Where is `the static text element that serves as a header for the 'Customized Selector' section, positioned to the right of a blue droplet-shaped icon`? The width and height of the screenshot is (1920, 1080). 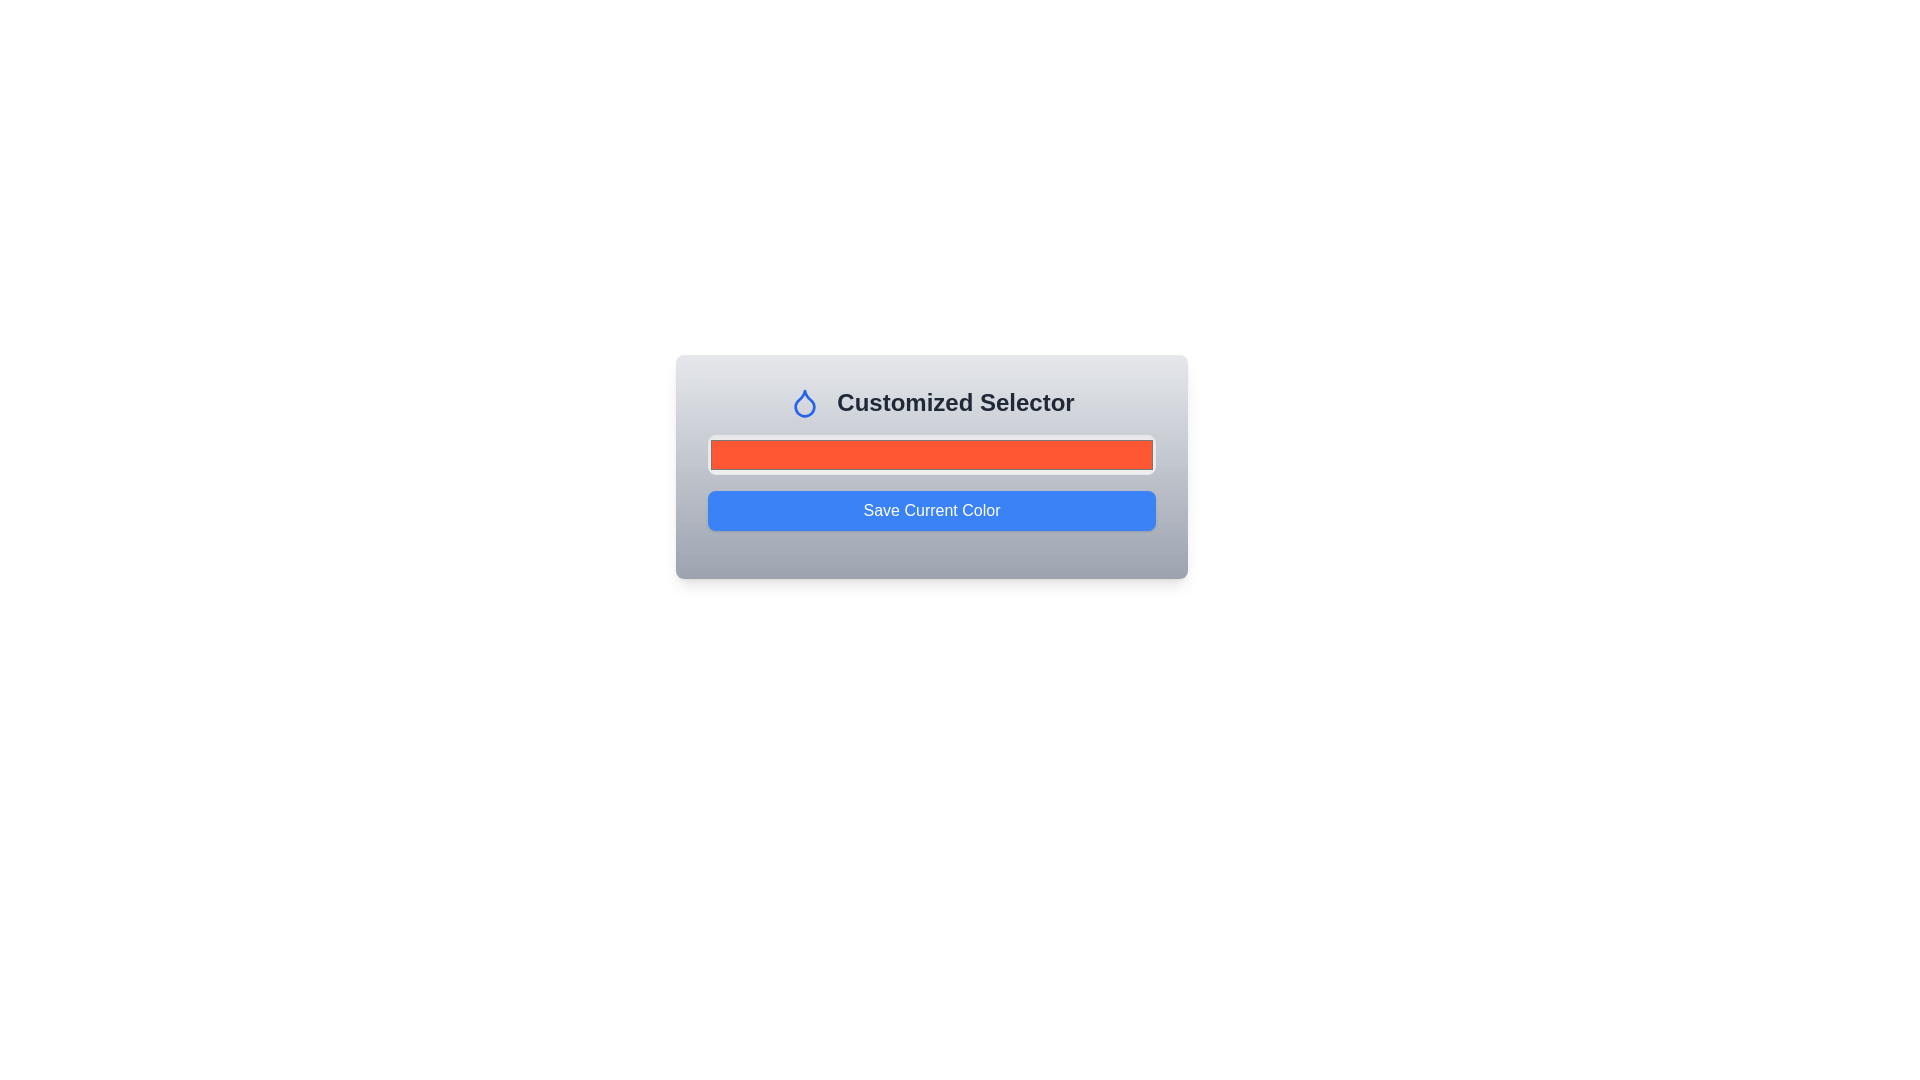 the static text element that serves as a header for the 'Customized Selector' section, positioned to the right of a blue droplet-shaped icon is located at coordinates (954, 402).